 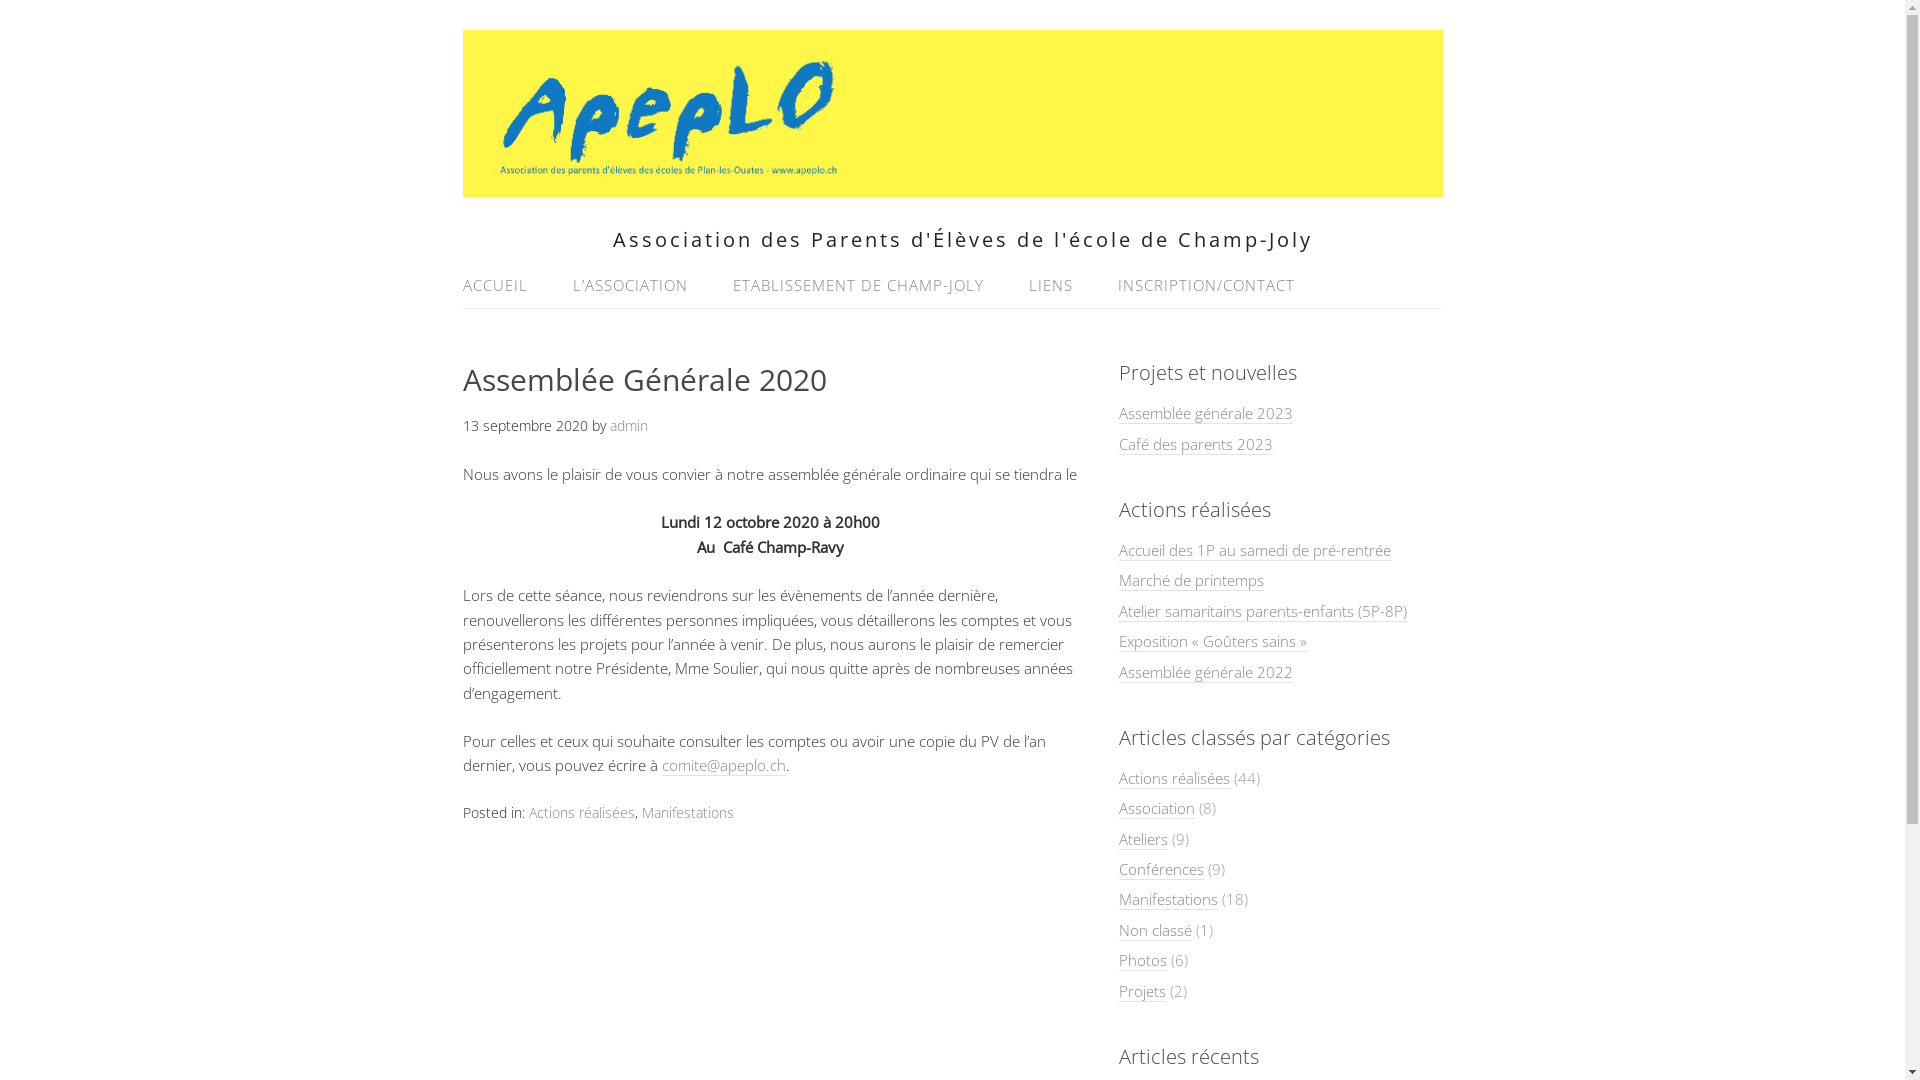 What do you see at coordinates (1196, 285) in the screenshot?
I see `'INSCRIPTION/CONTACT'` at bounding box center [1196, 285].